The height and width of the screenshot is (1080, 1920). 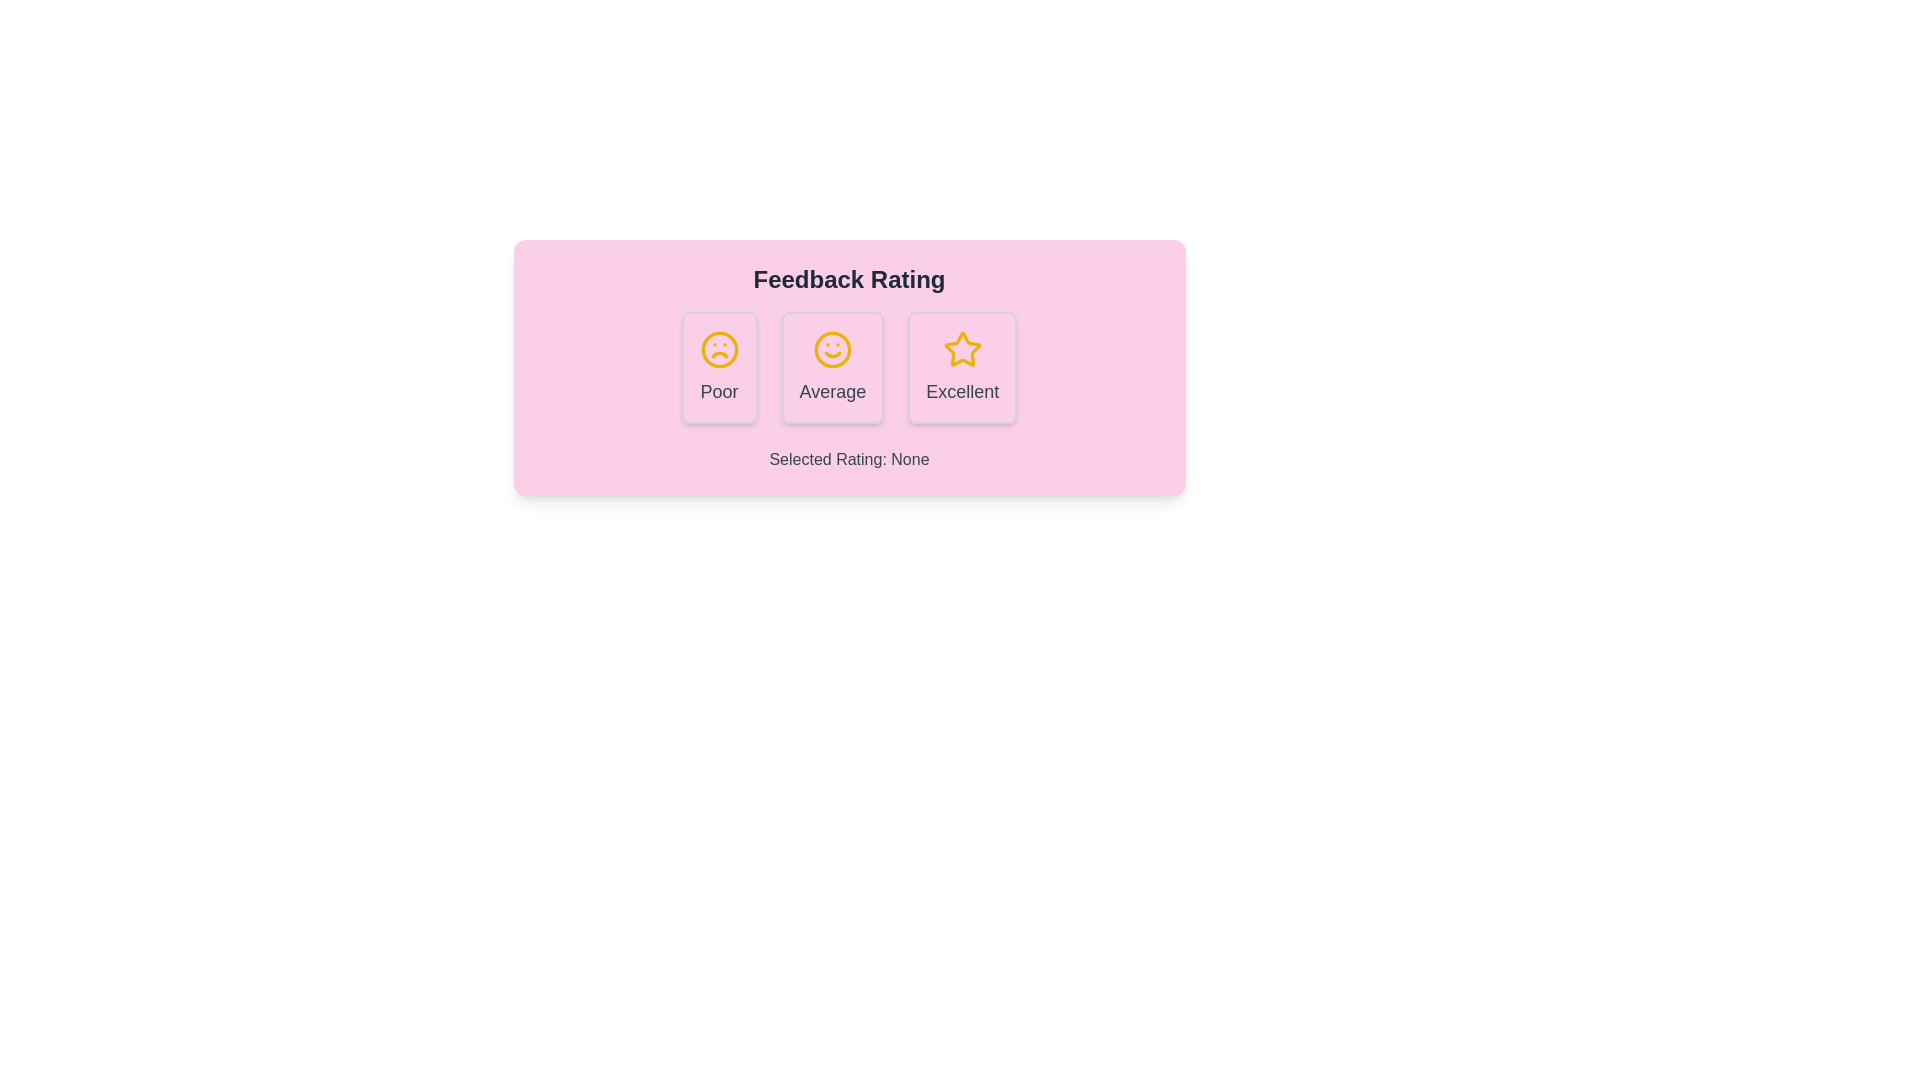 What do you see at coordinates (962, 392) in the screenshot?
I see `the descriptive text label for the 'Excellent' rating option located below the third star icon in the feedback rating component` at bounding box center [962, 392].